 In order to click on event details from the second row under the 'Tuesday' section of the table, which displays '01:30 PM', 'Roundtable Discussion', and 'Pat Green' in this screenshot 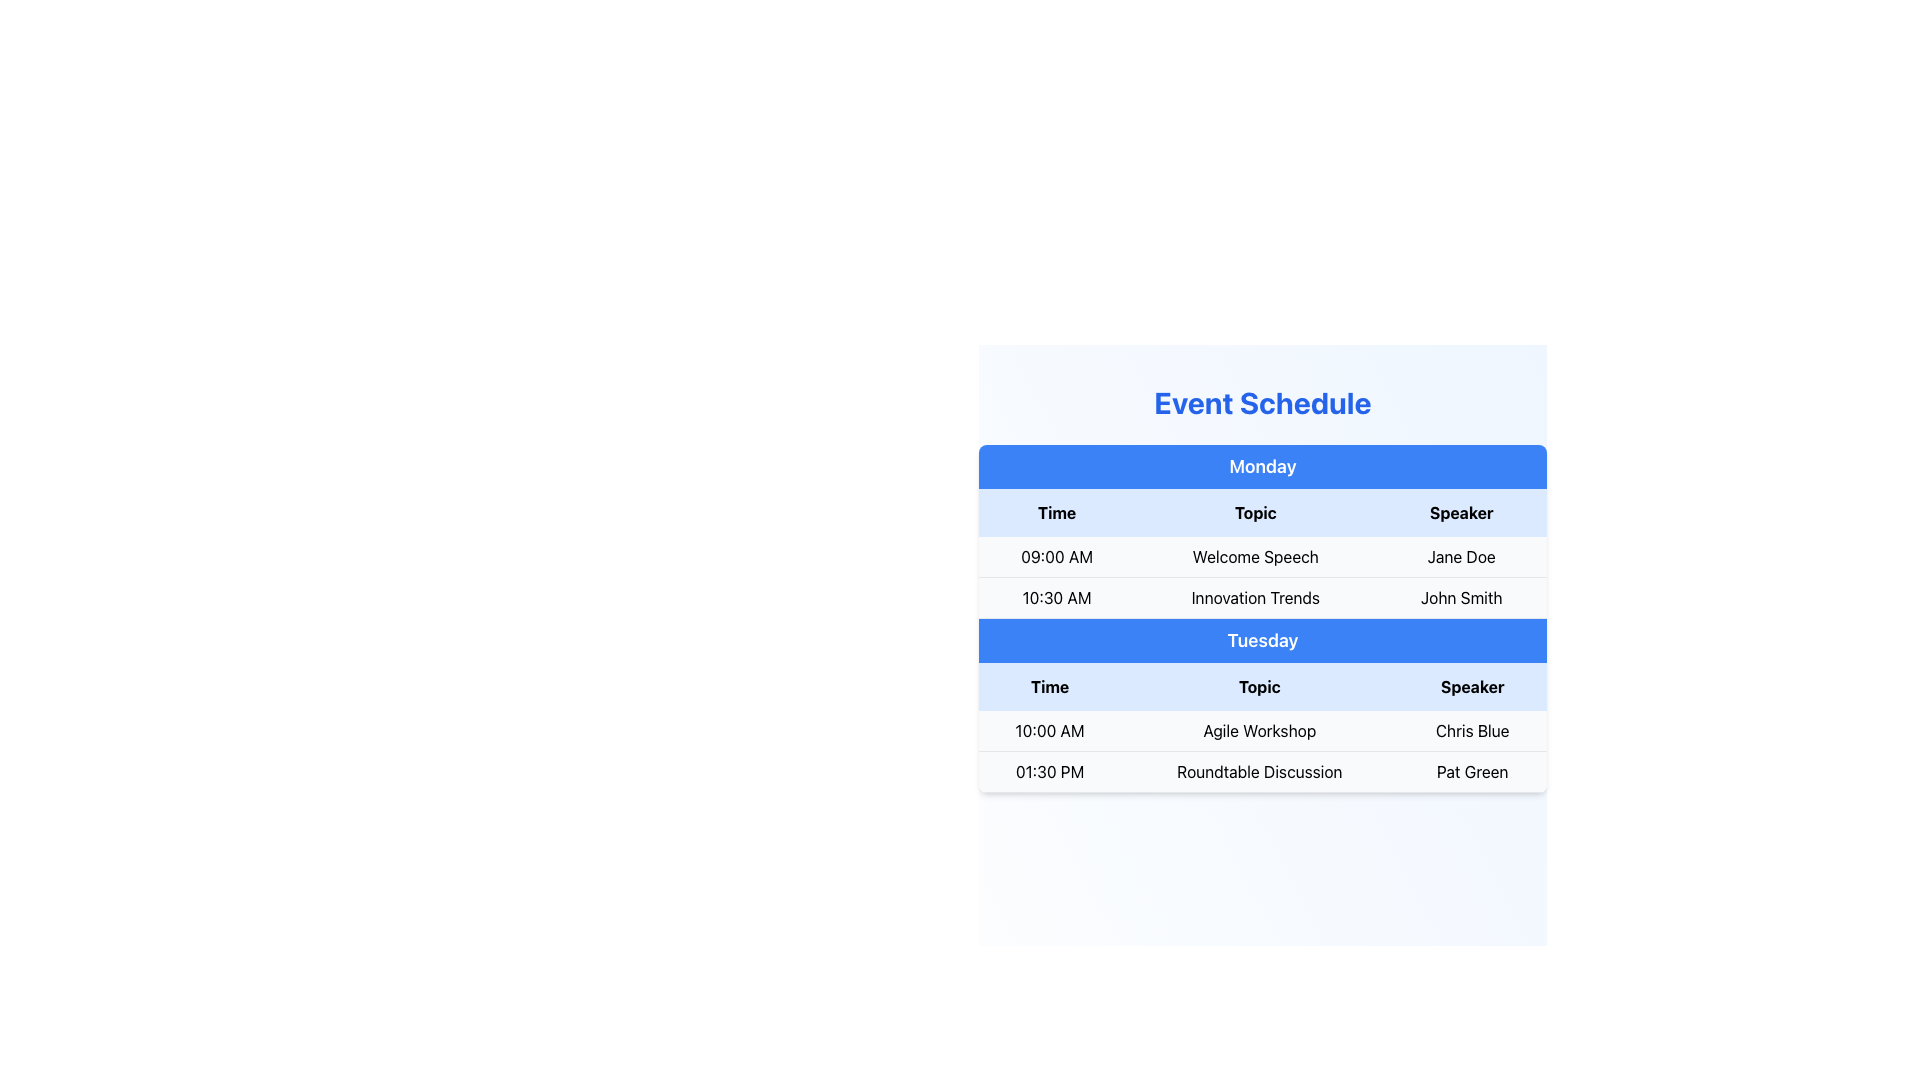, I will do `click(1261, 770)`.